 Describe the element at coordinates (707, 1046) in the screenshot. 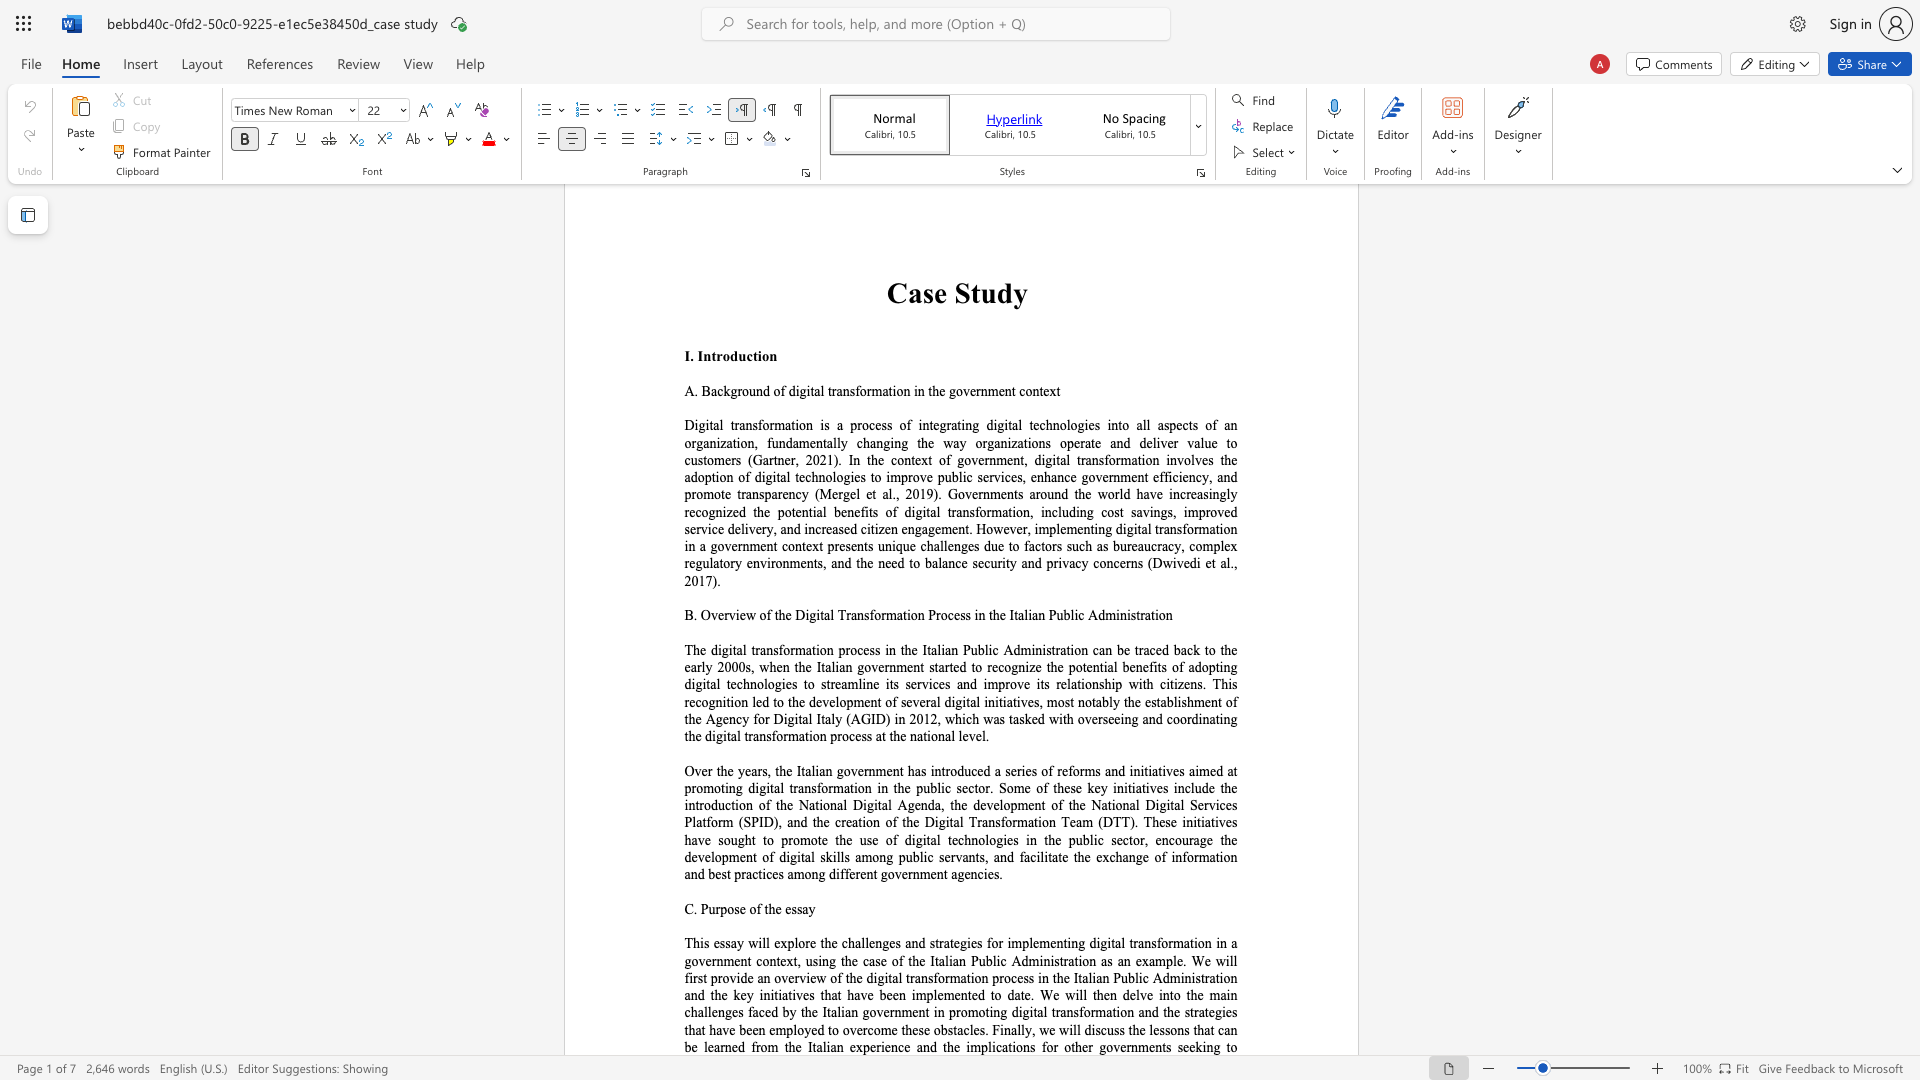

I see `the subset text "earne" within the text "overcome these obstacles. Finally, we will discuss the lessons that can be learned from the Italian experience and the implications for other governments"` at that location.